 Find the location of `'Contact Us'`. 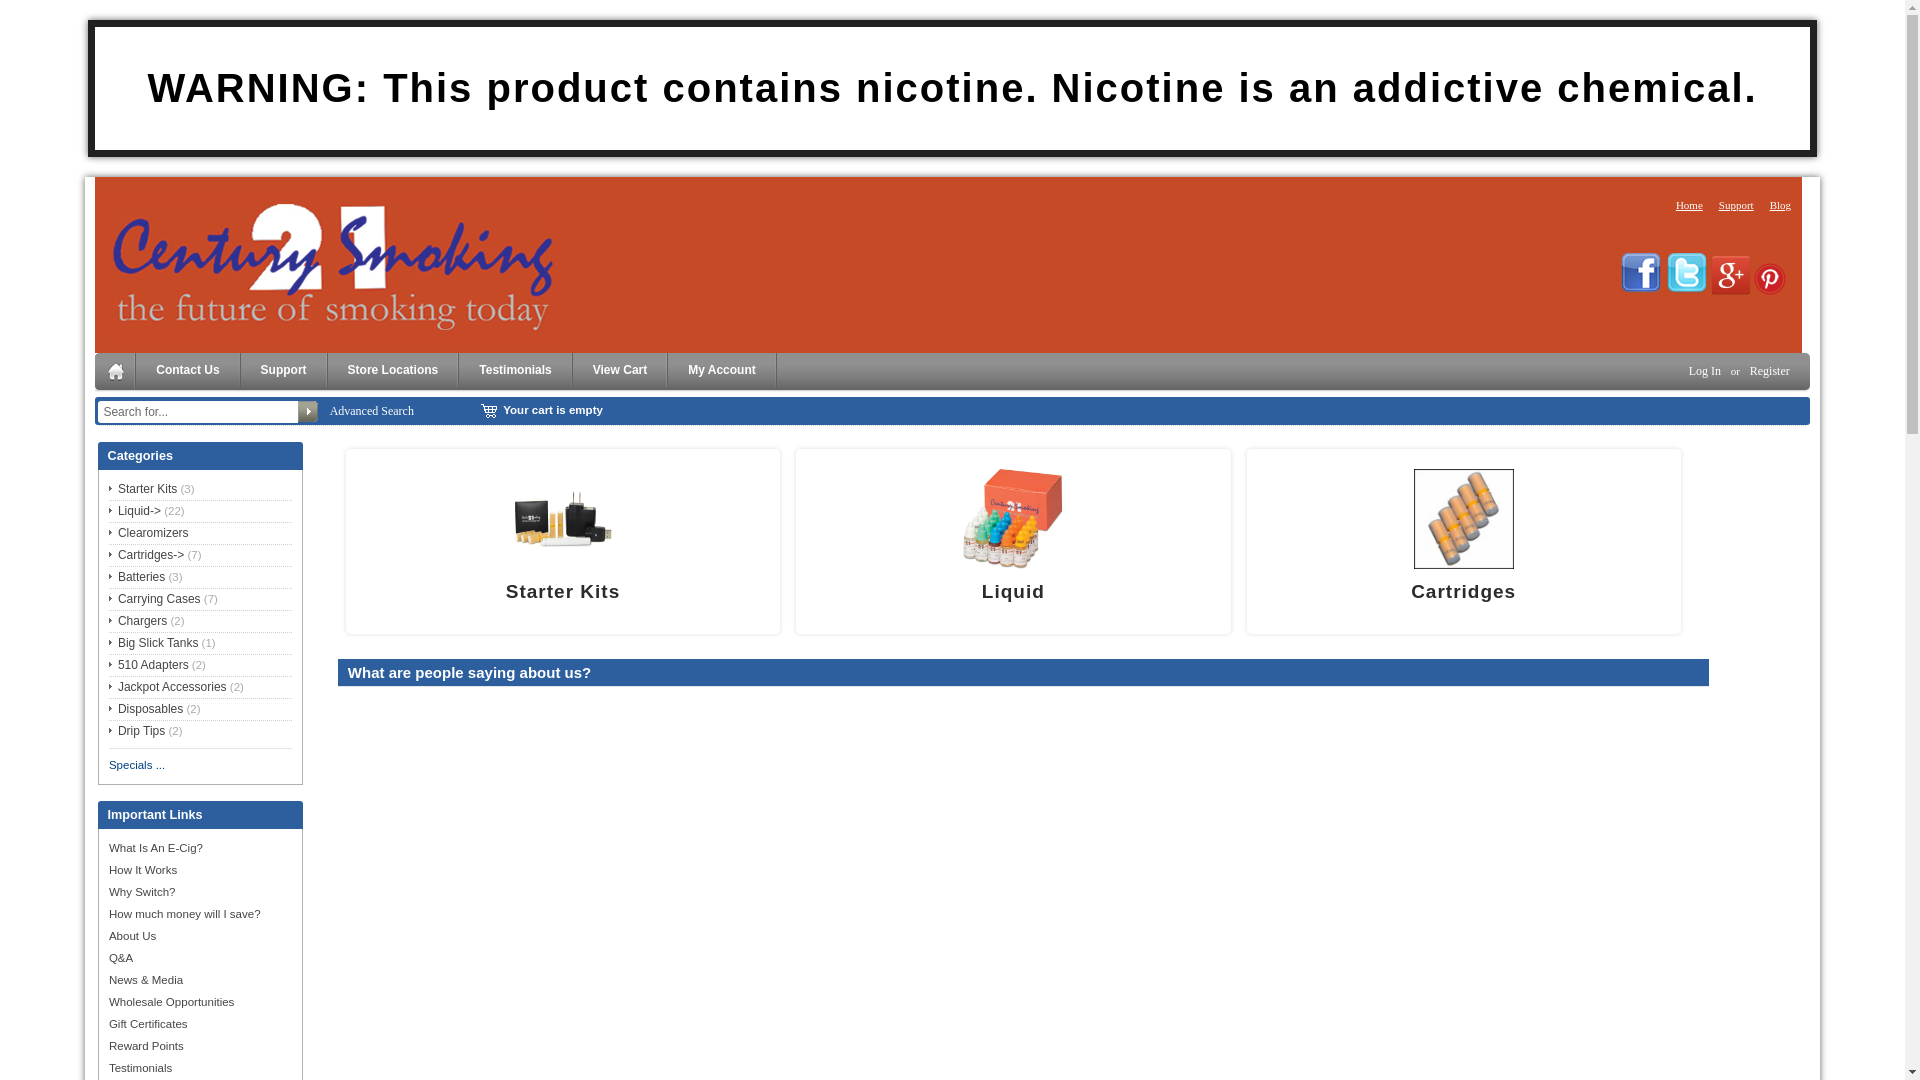

'Contact Us' is located at coordinates (187, 370).